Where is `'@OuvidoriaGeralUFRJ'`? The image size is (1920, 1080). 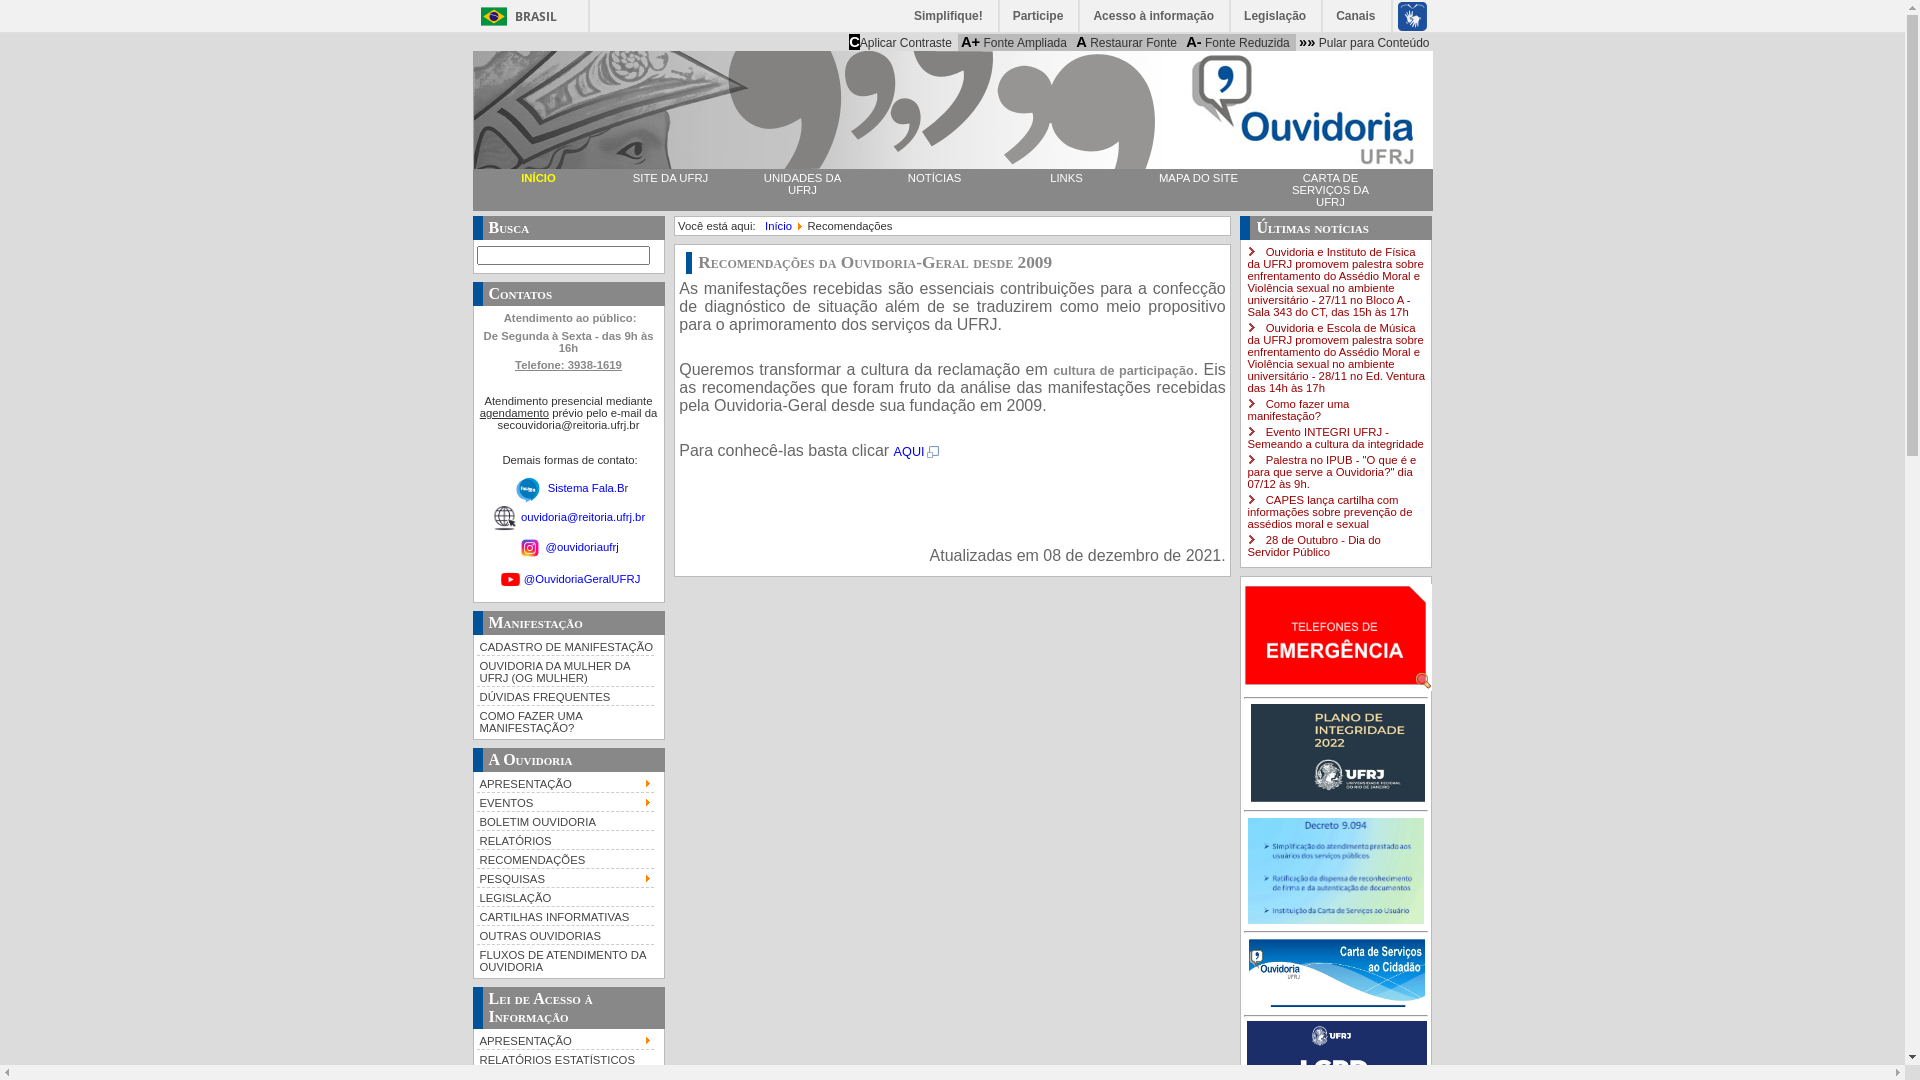 '@OuvidoriaGeralUFRJ' is located at coordinates (581, 578).